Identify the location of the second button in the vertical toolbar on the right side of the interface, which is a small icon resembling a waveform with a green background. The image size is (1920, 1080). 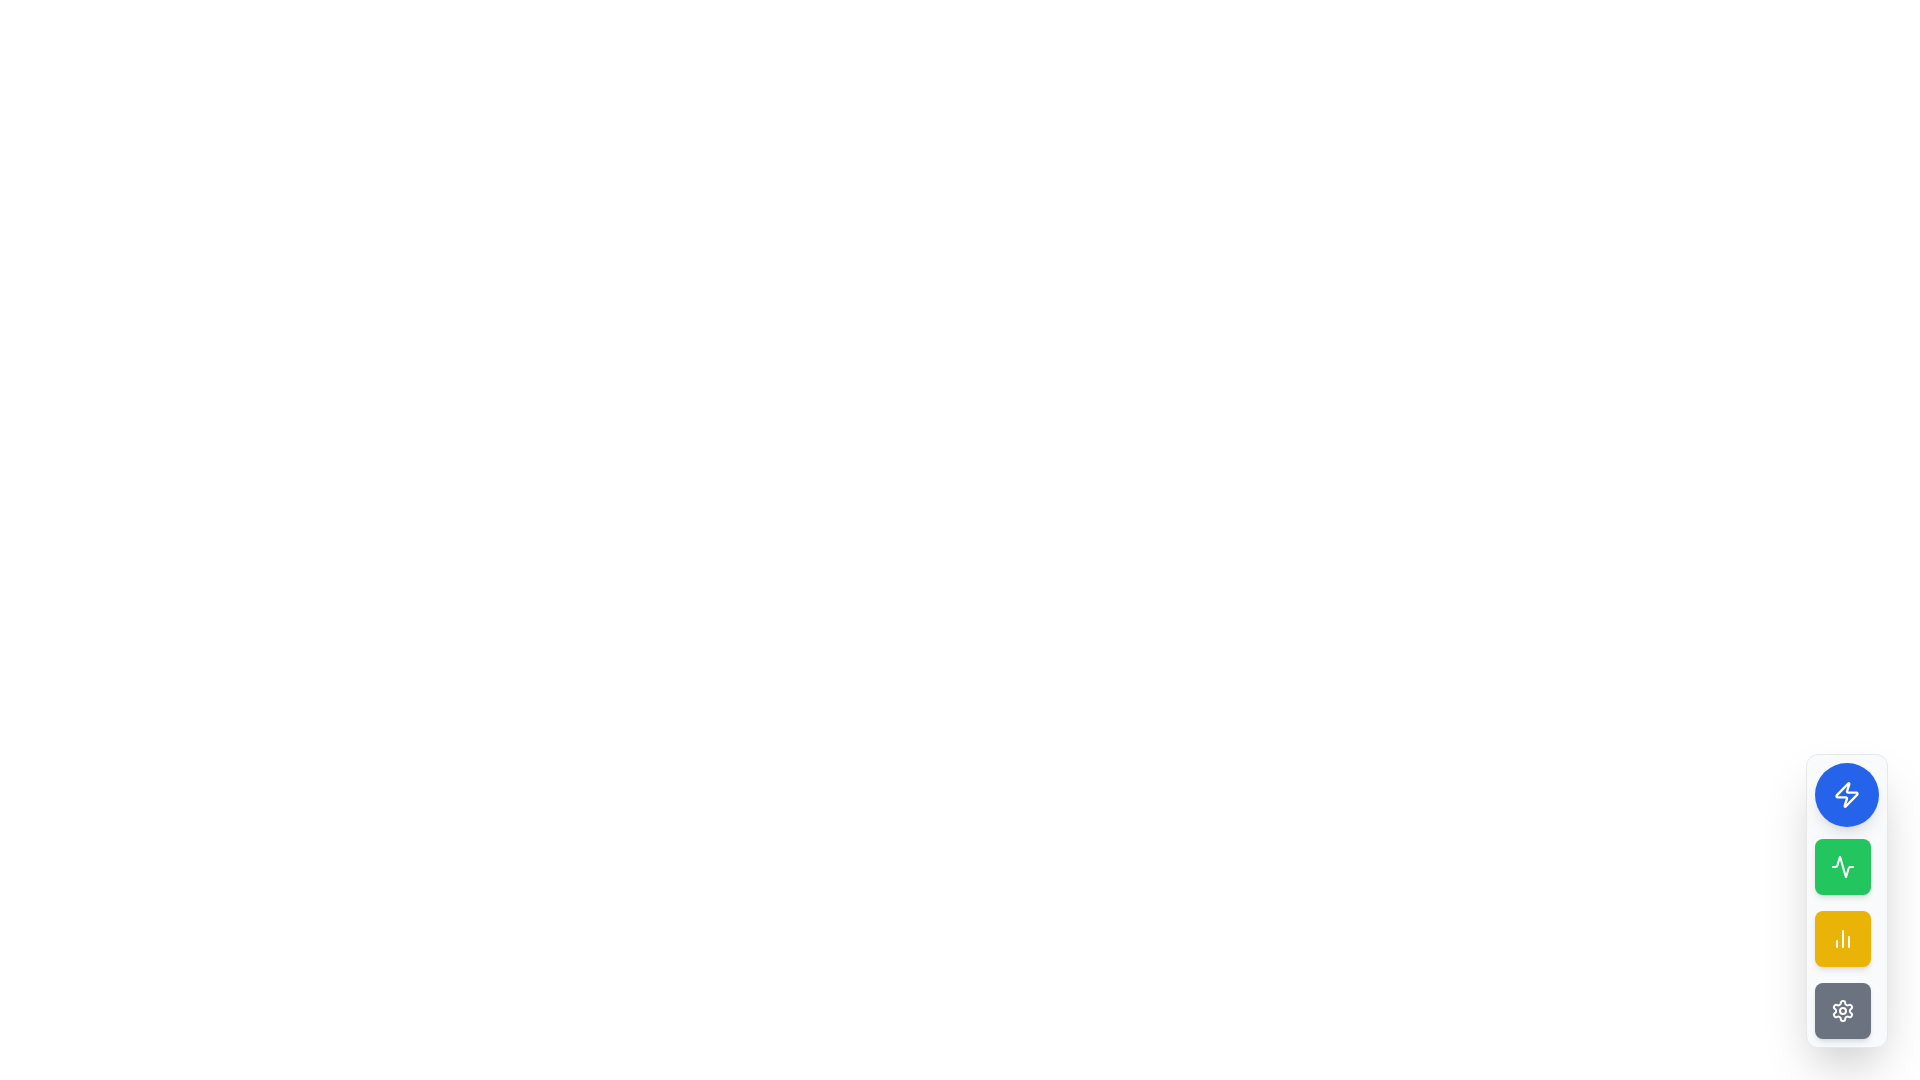
(1842, 866).